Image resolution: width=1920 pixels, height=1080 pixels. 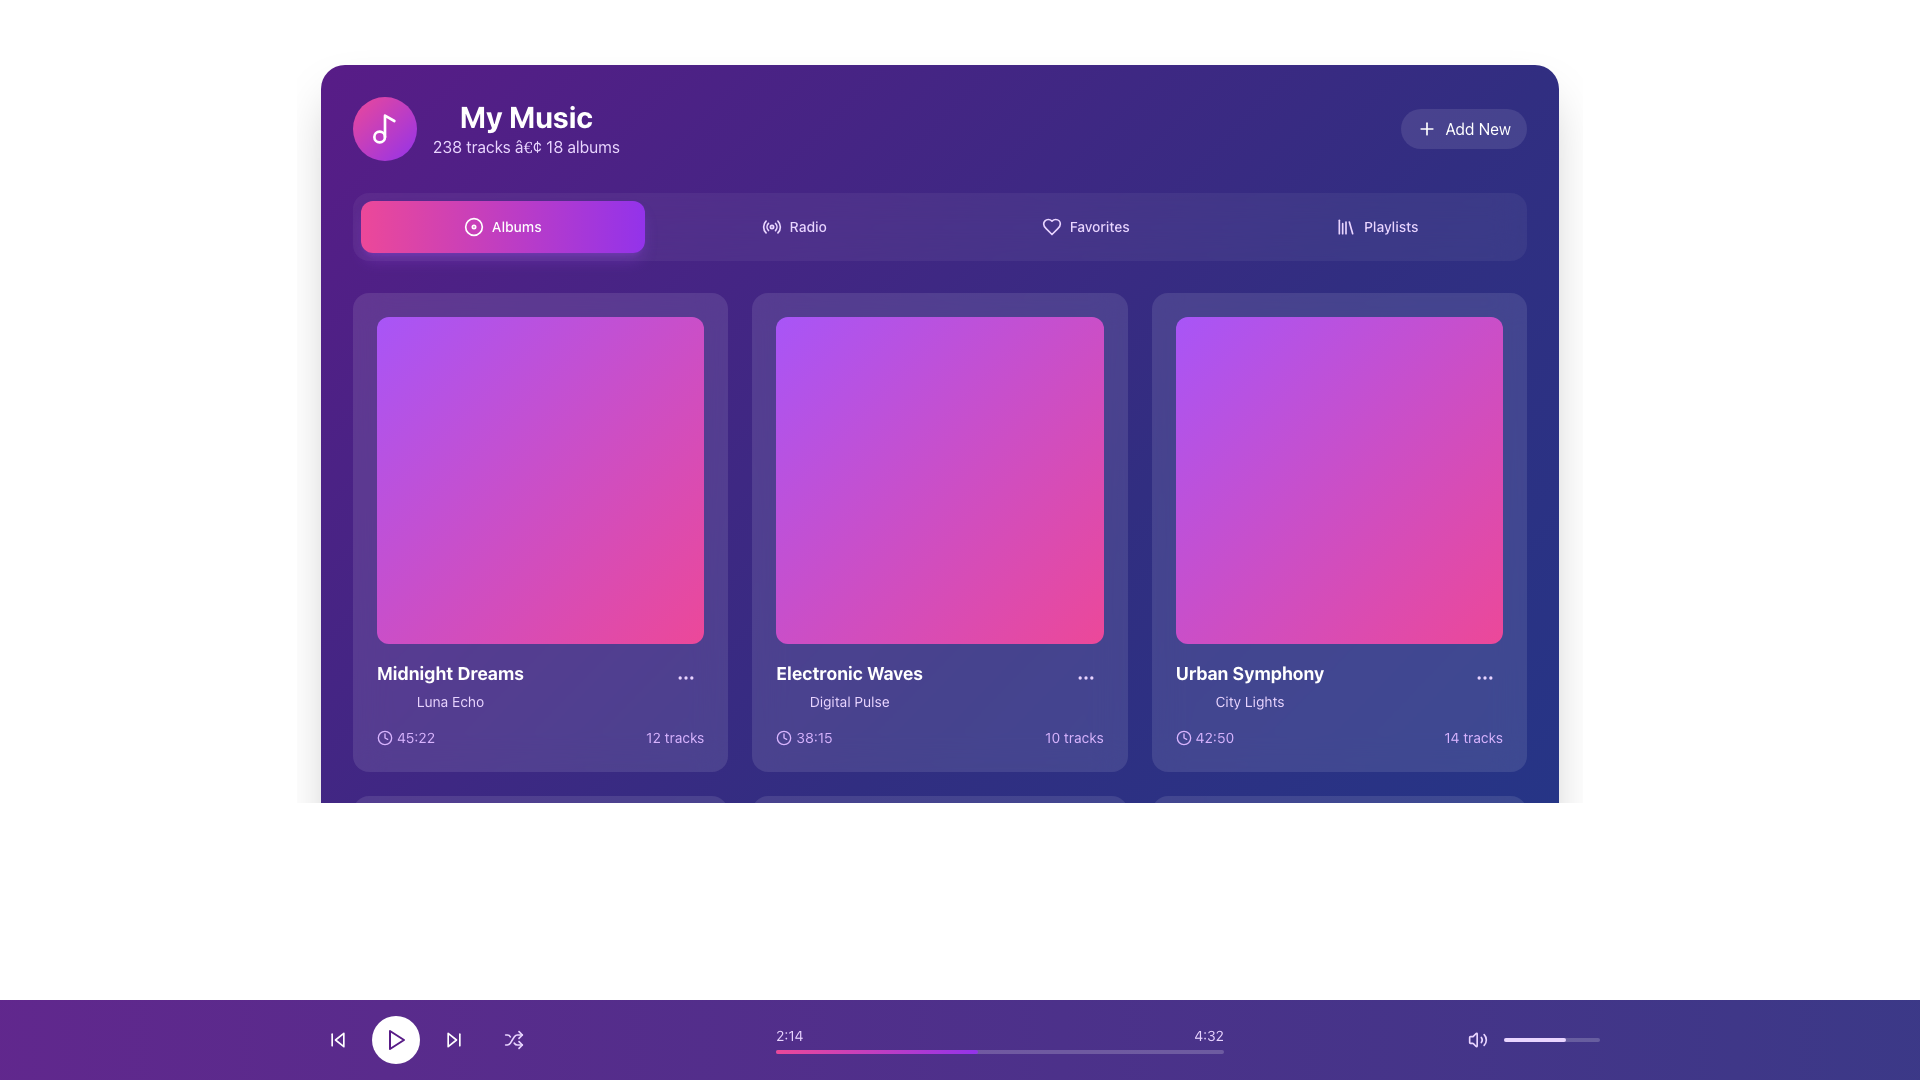 I want to click on the circular button with three horizontally aligned purple dots located at the bottom right corner of the 'Electronic Waves' card, so click(x=1084, y=677).